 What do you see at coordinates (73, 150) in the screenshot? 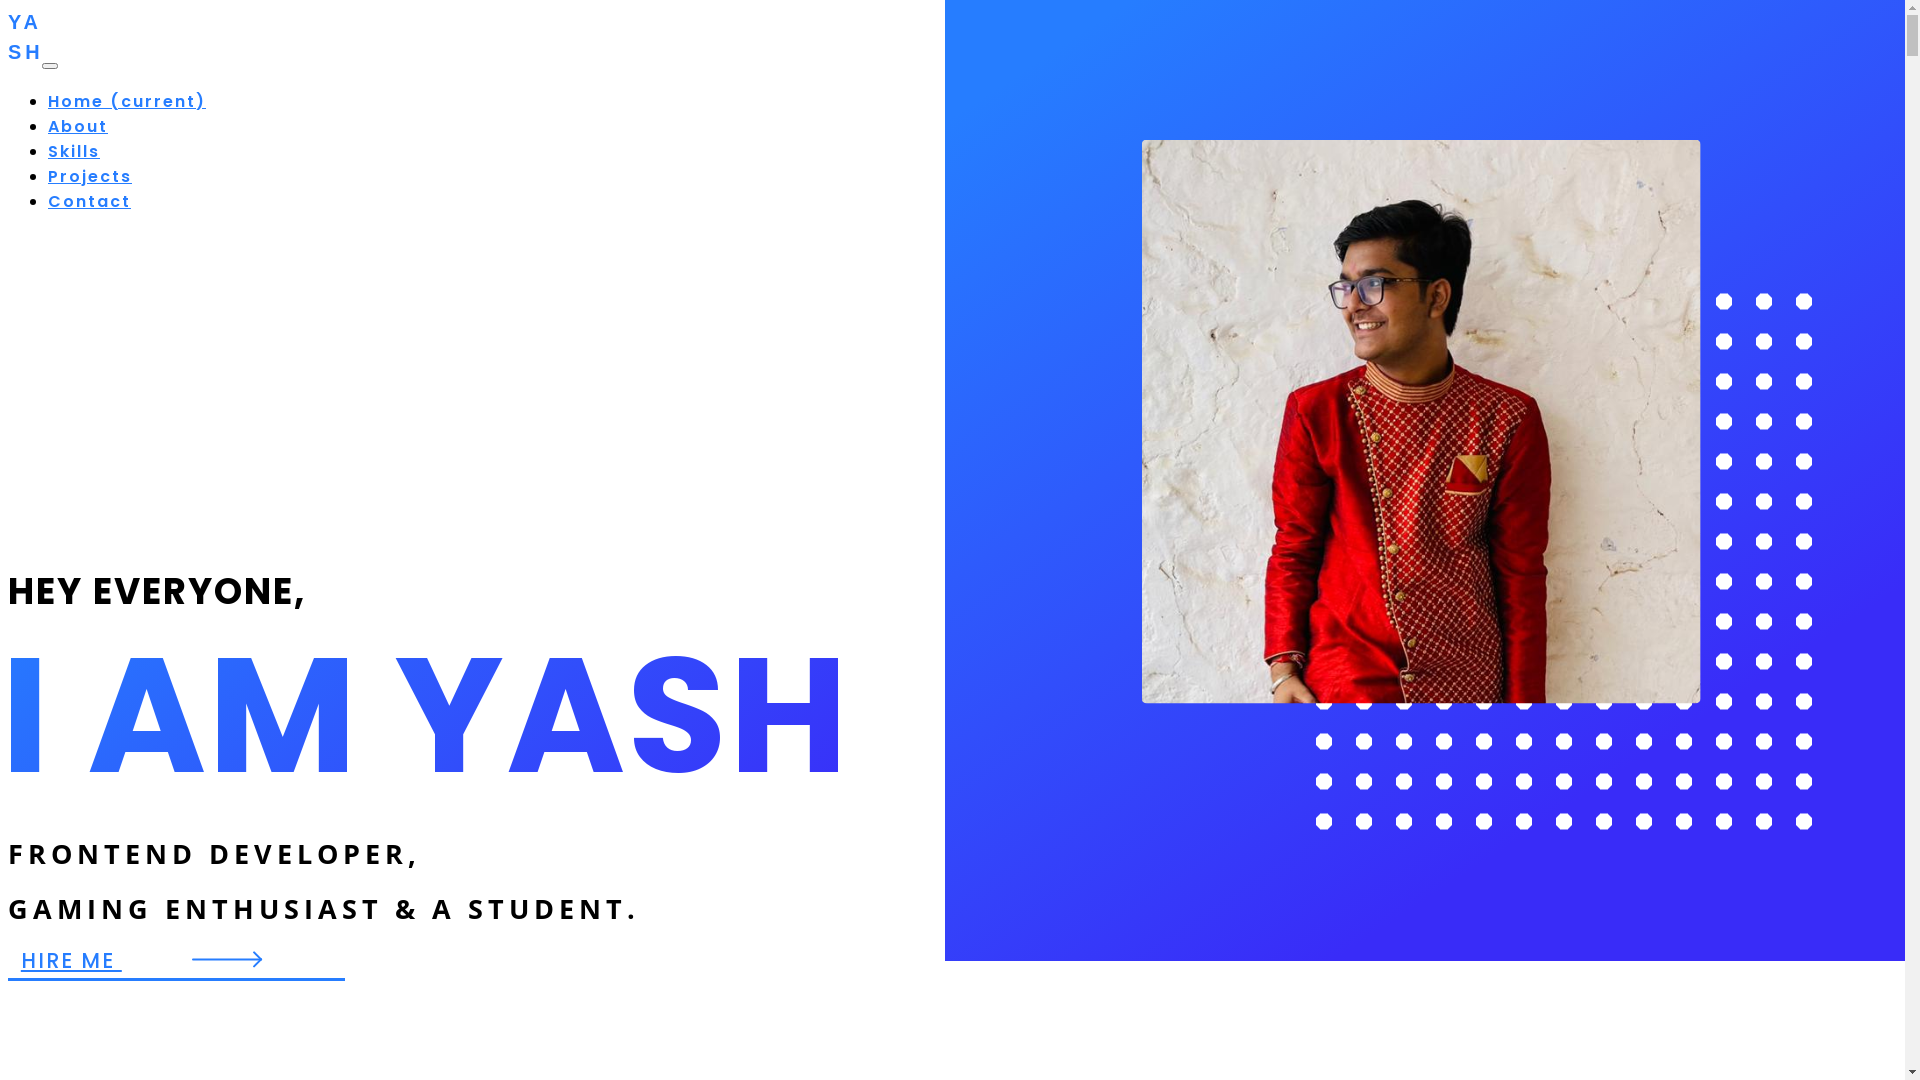
I see `'Skills'` at bounding box center [73, 150].